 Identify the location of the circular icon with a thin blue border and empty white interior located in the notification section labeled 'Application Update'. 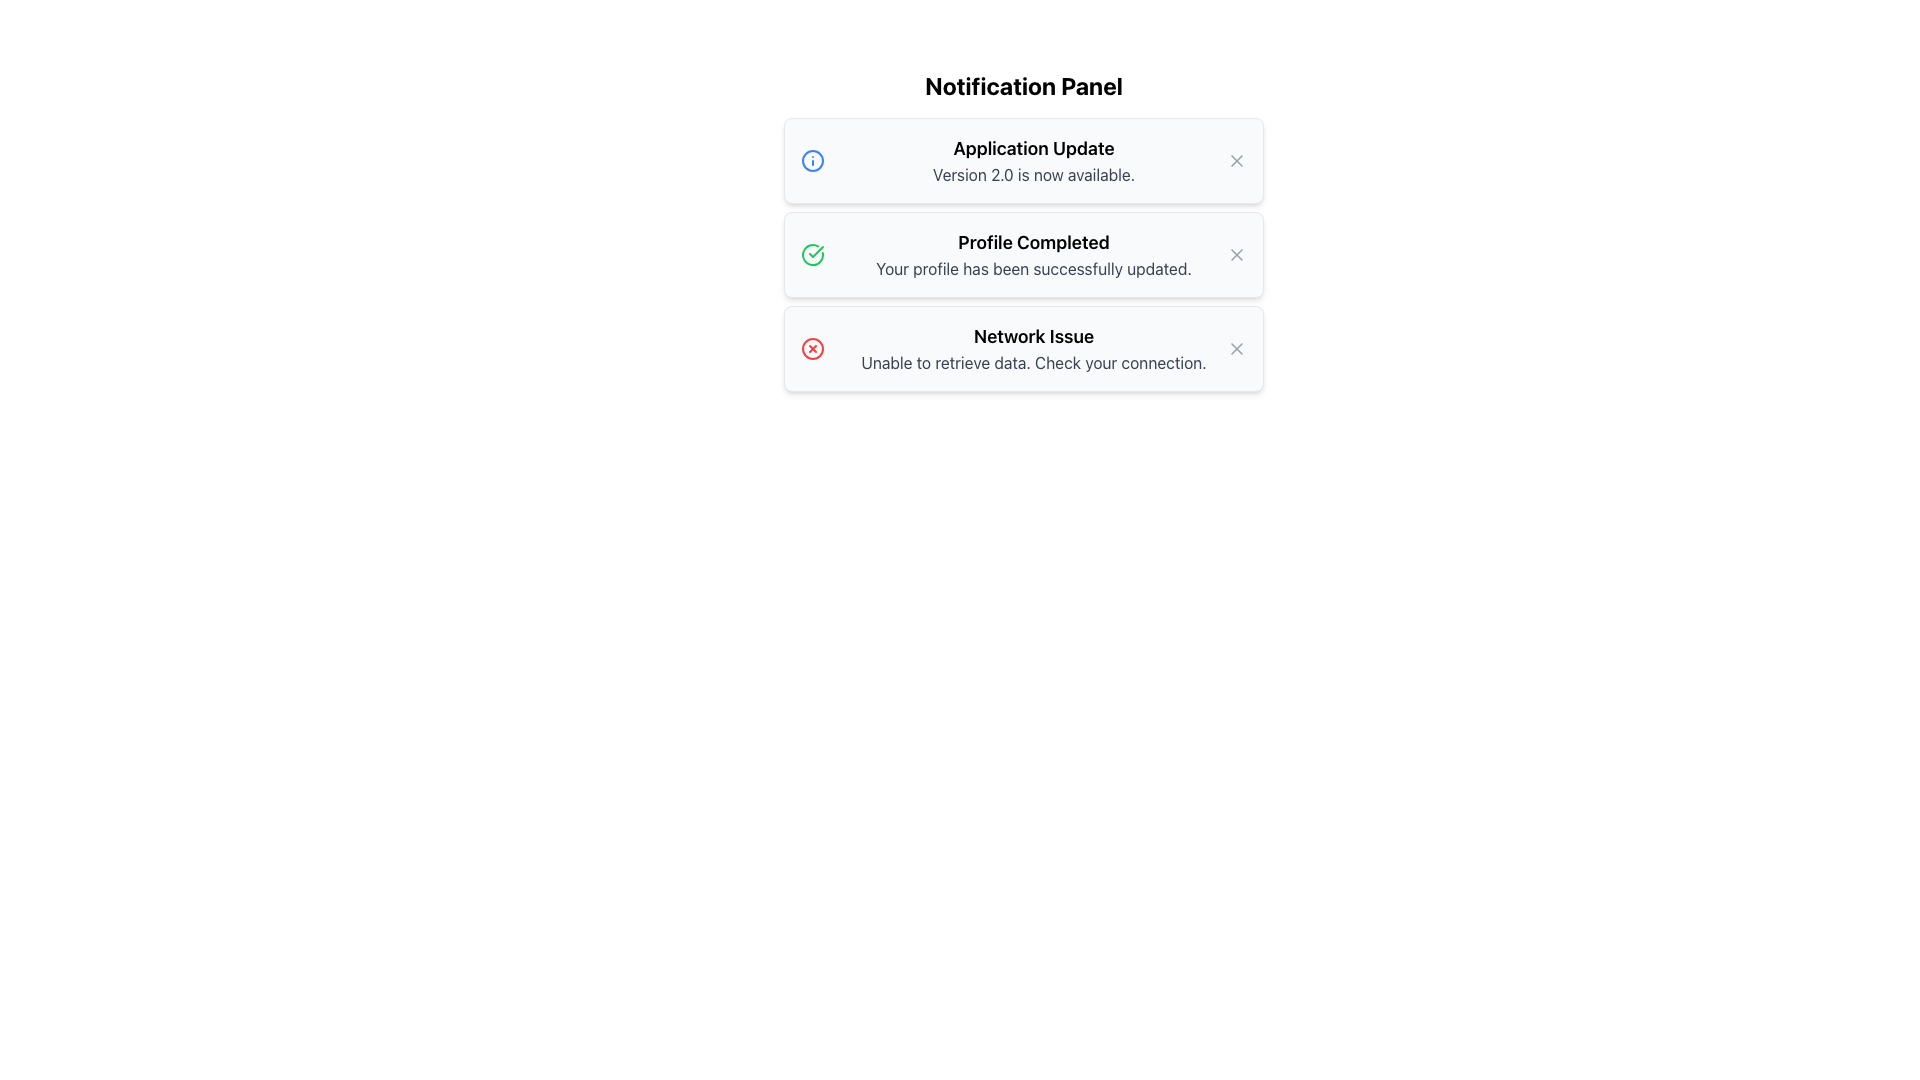
(812, 160).